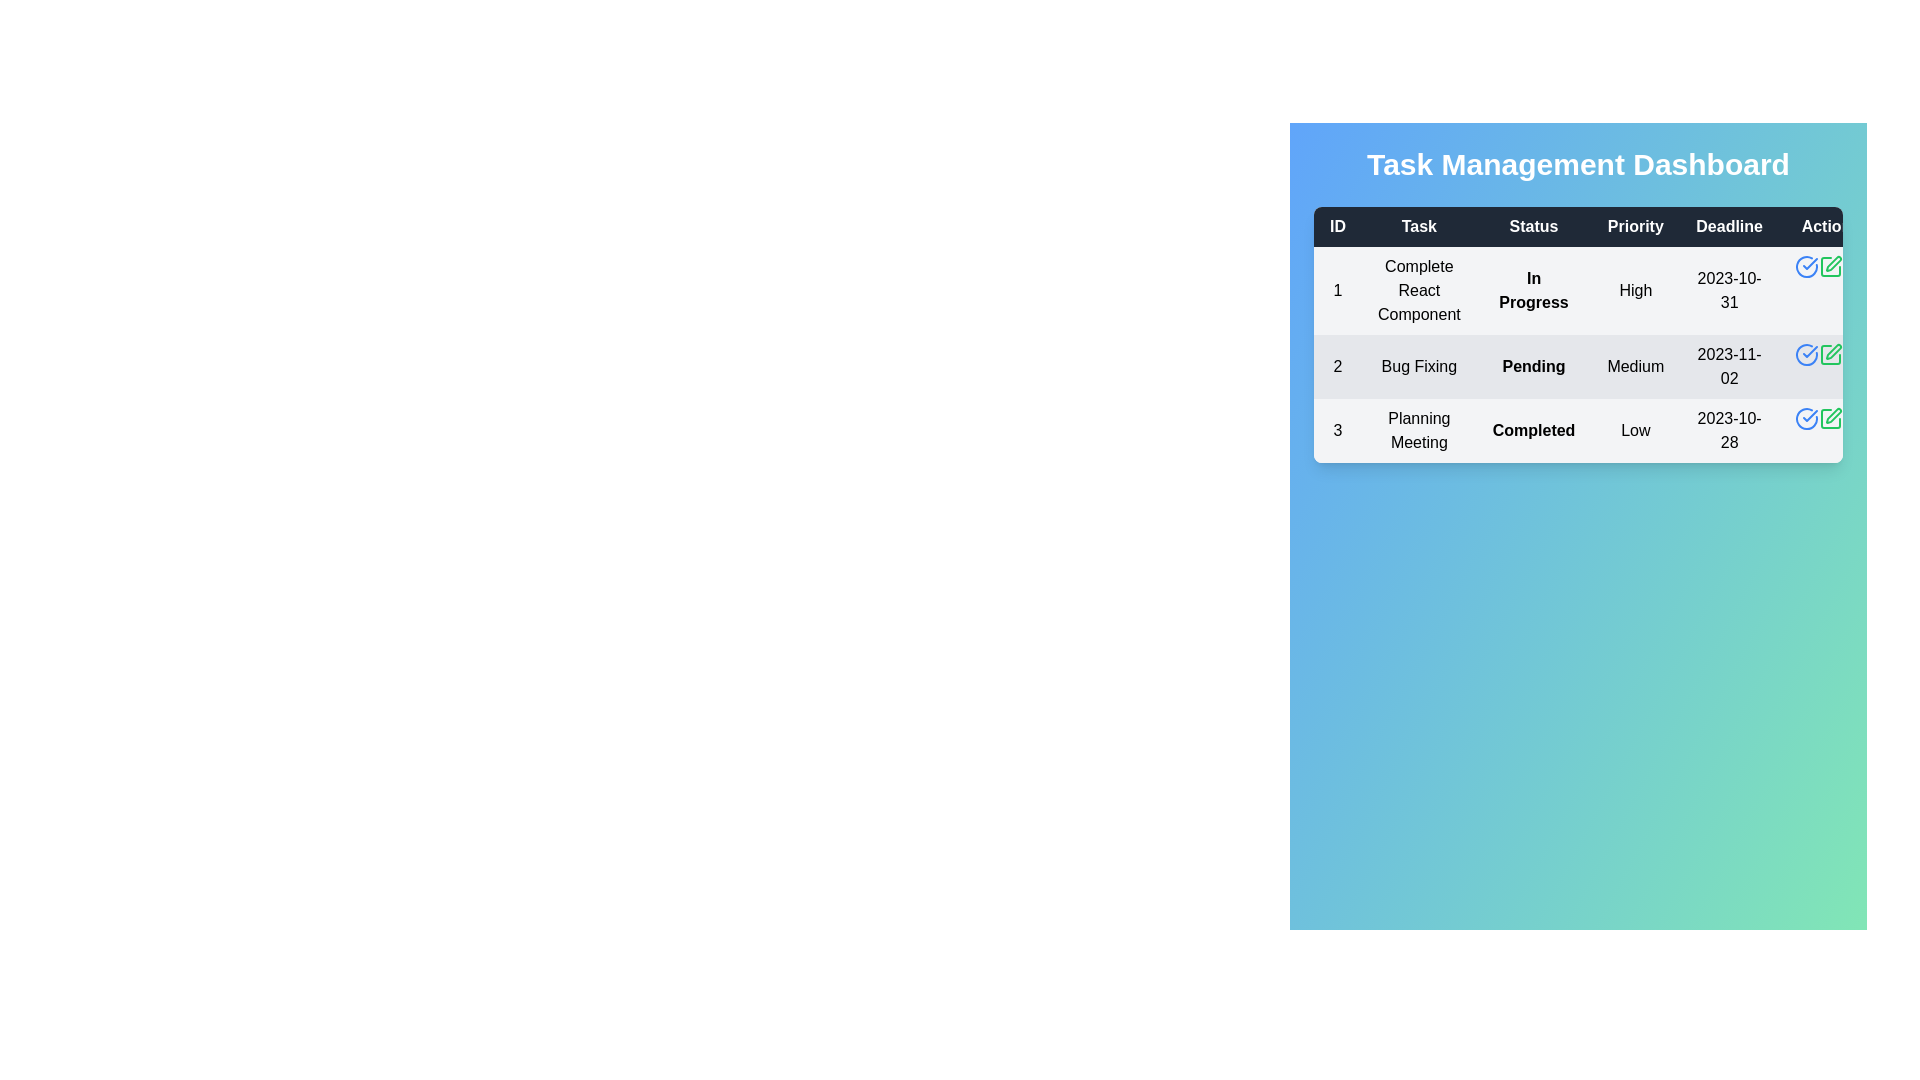 The image size is (1920, 1080). Describe the element at coordinates (1805, 418) in the screenshot. I see `the complete button for task 3` at that location.